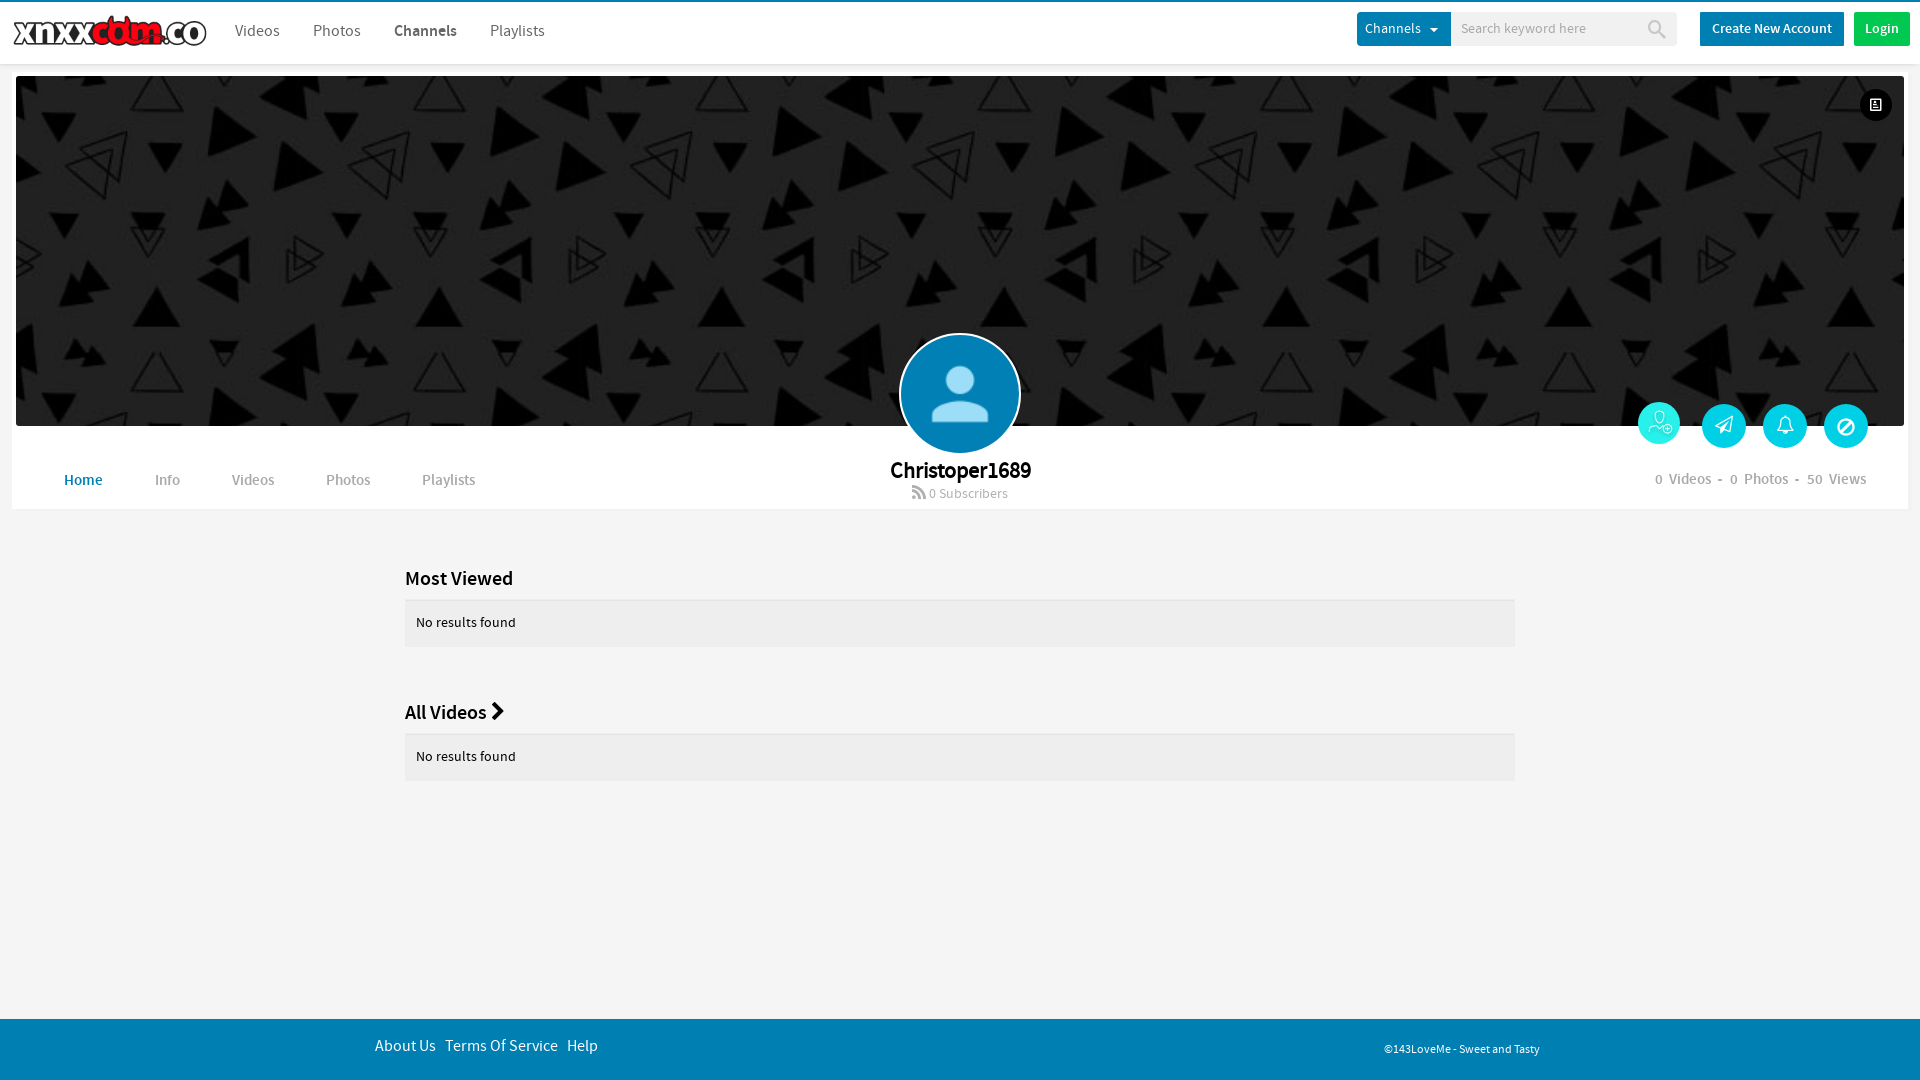  Describe the element at coordinates (82, 481) in the screenshot. I see `'Home'` at that location.